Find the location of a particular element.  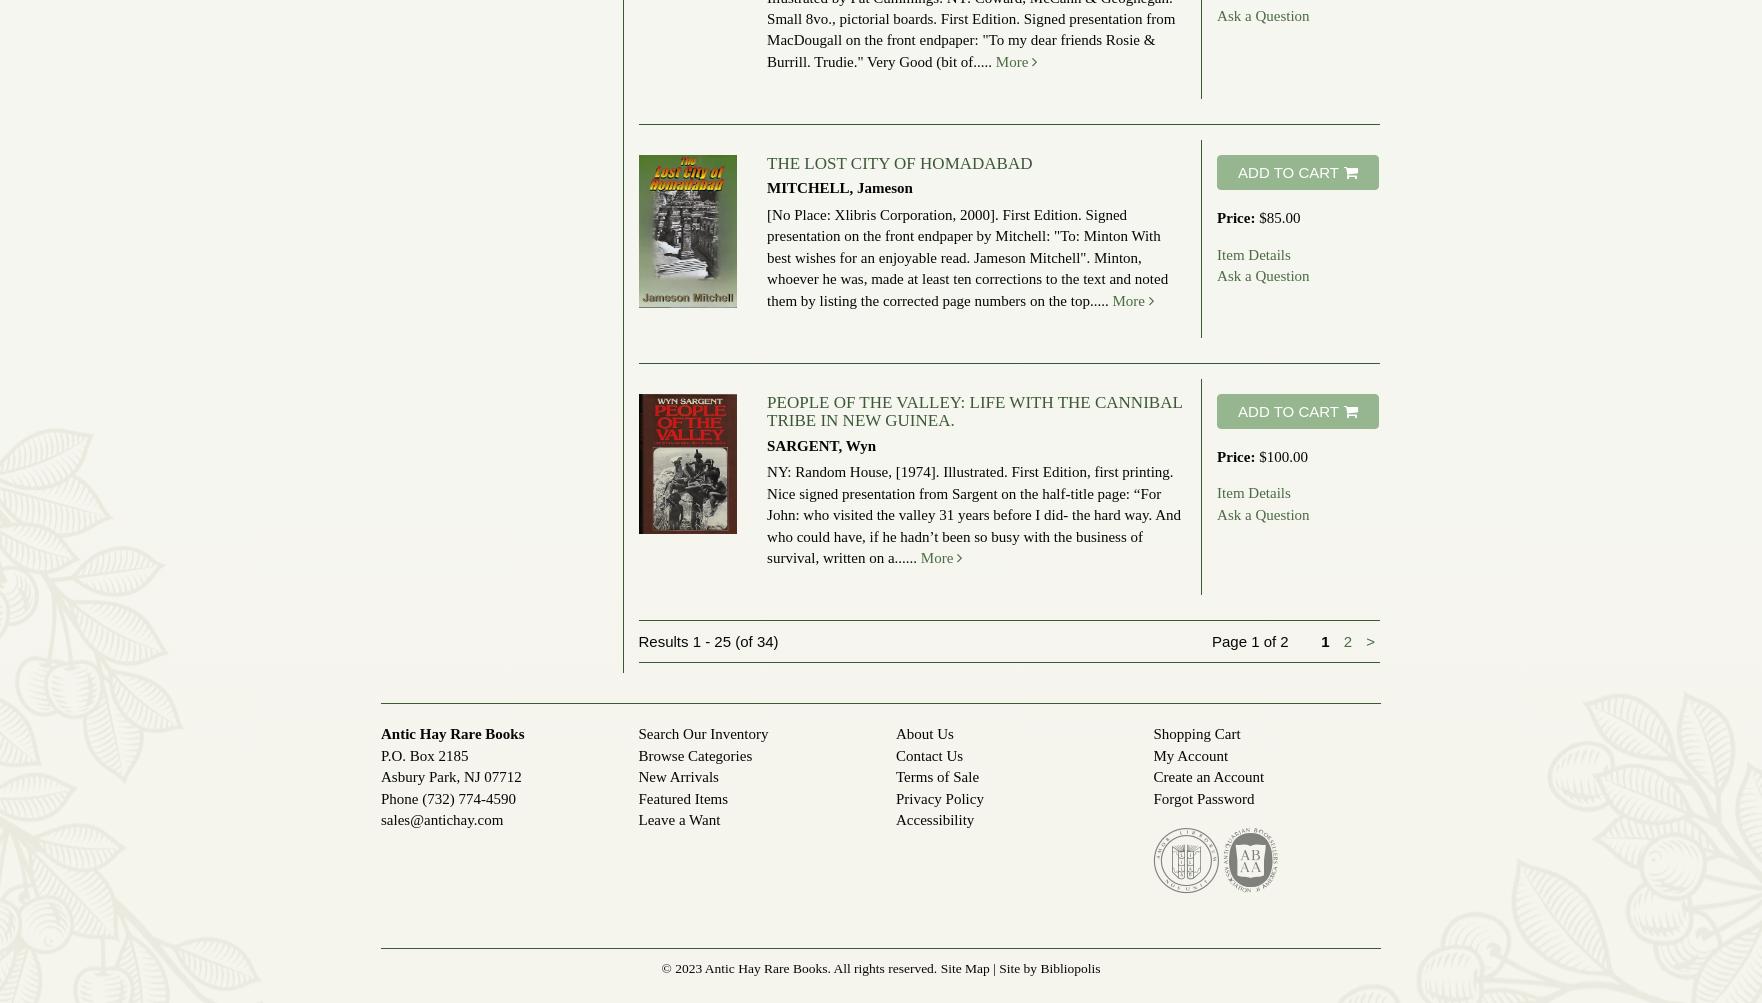

'SARGENT, Wyn' is located at coordinates (820, 445).